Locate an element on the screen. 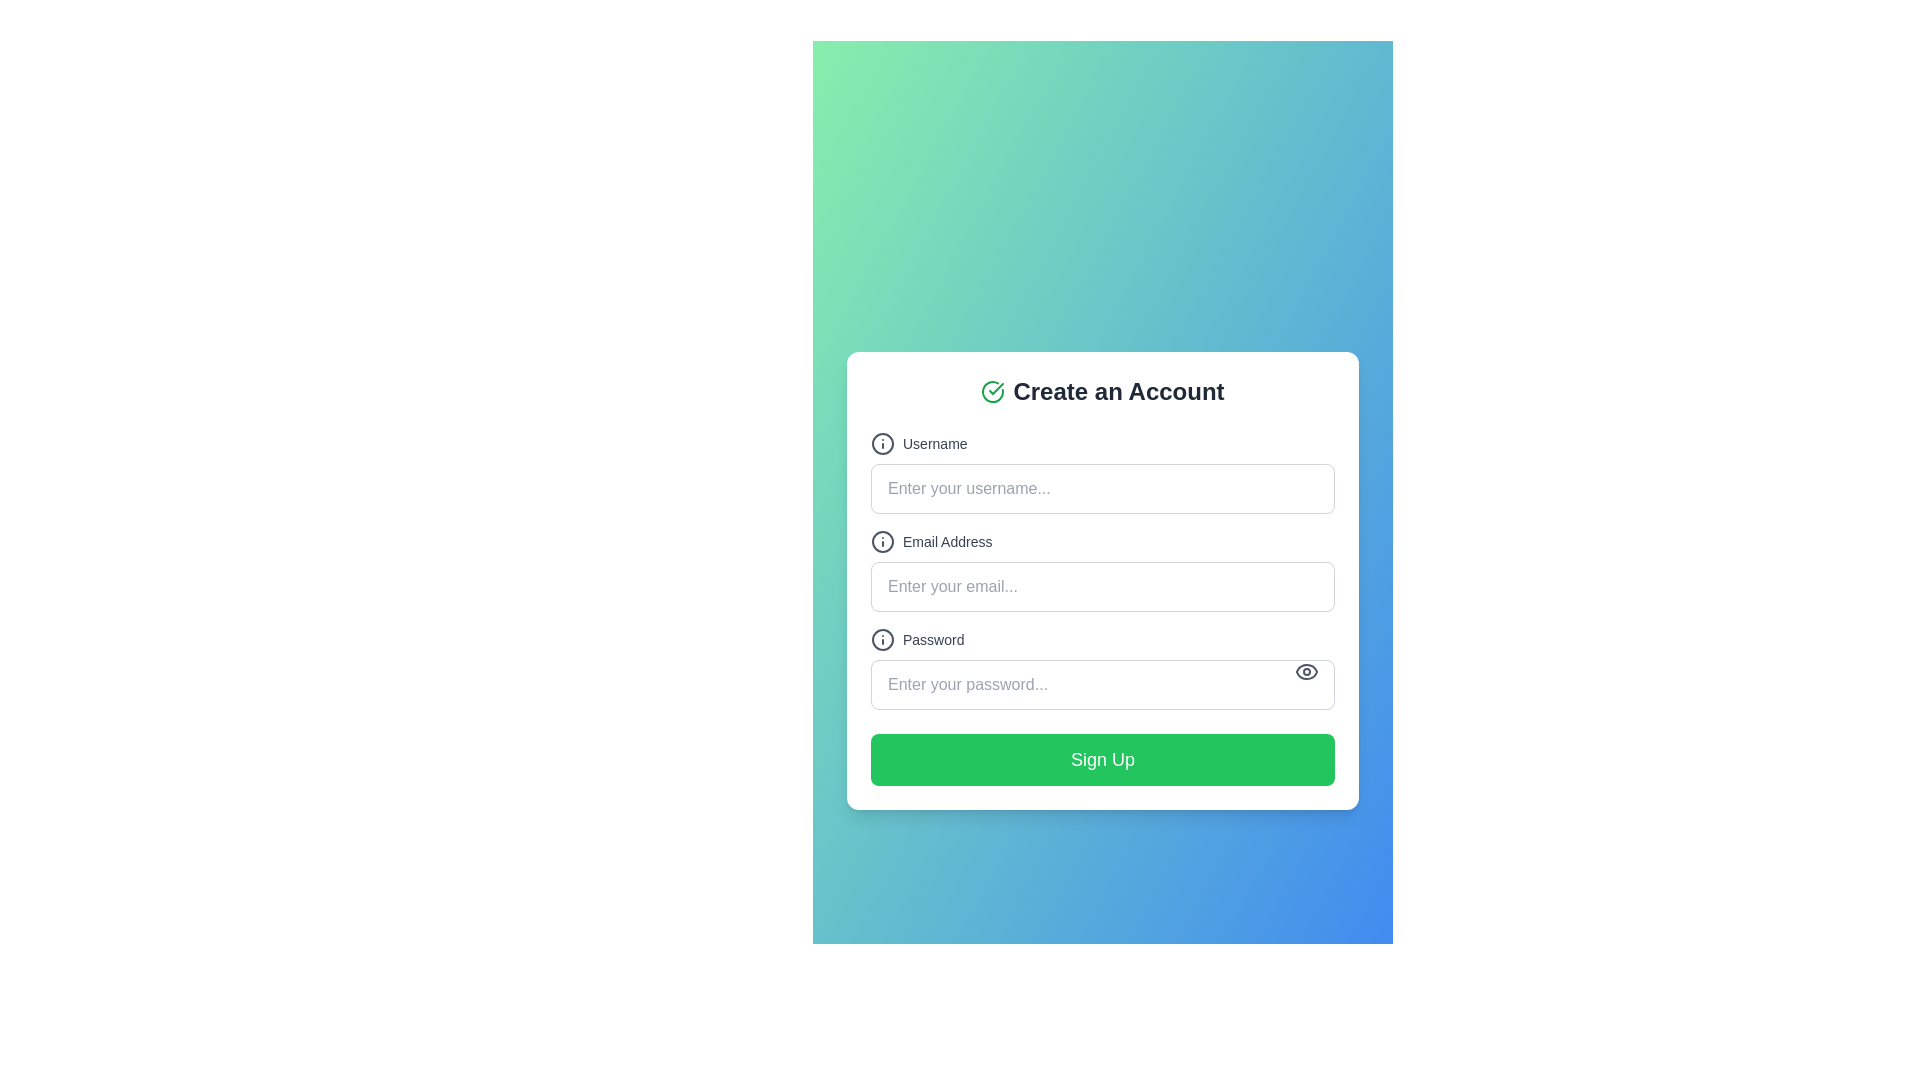  the circular icon located to the left of the 'Password' input field in the form interface, which is part of a grouped set of elements including informational icons, labels, and input boxes is located at coordinates (882, 640).